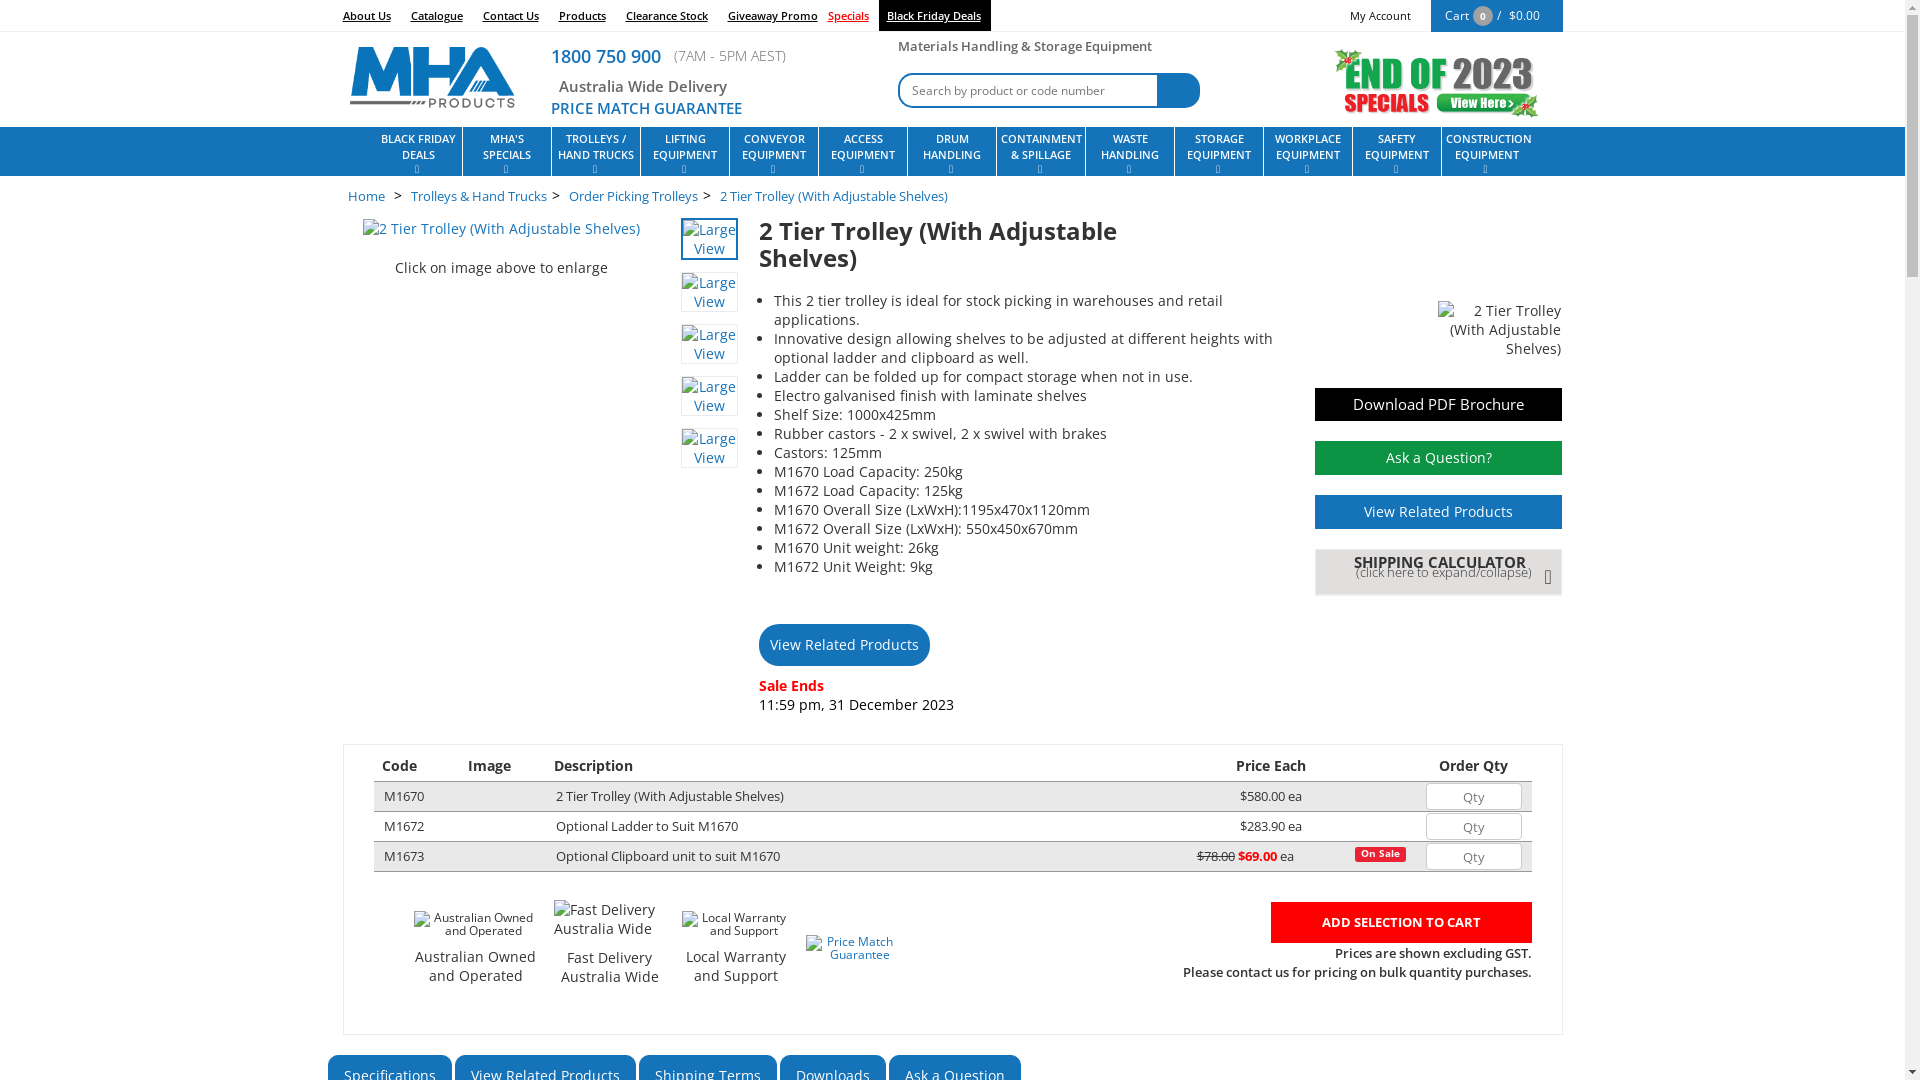 The image size is (1920, 1080). Describe the element at coordinates (685, 150) in the screenshot. I see `'LIFTING EQUIPMENT'` at that location.